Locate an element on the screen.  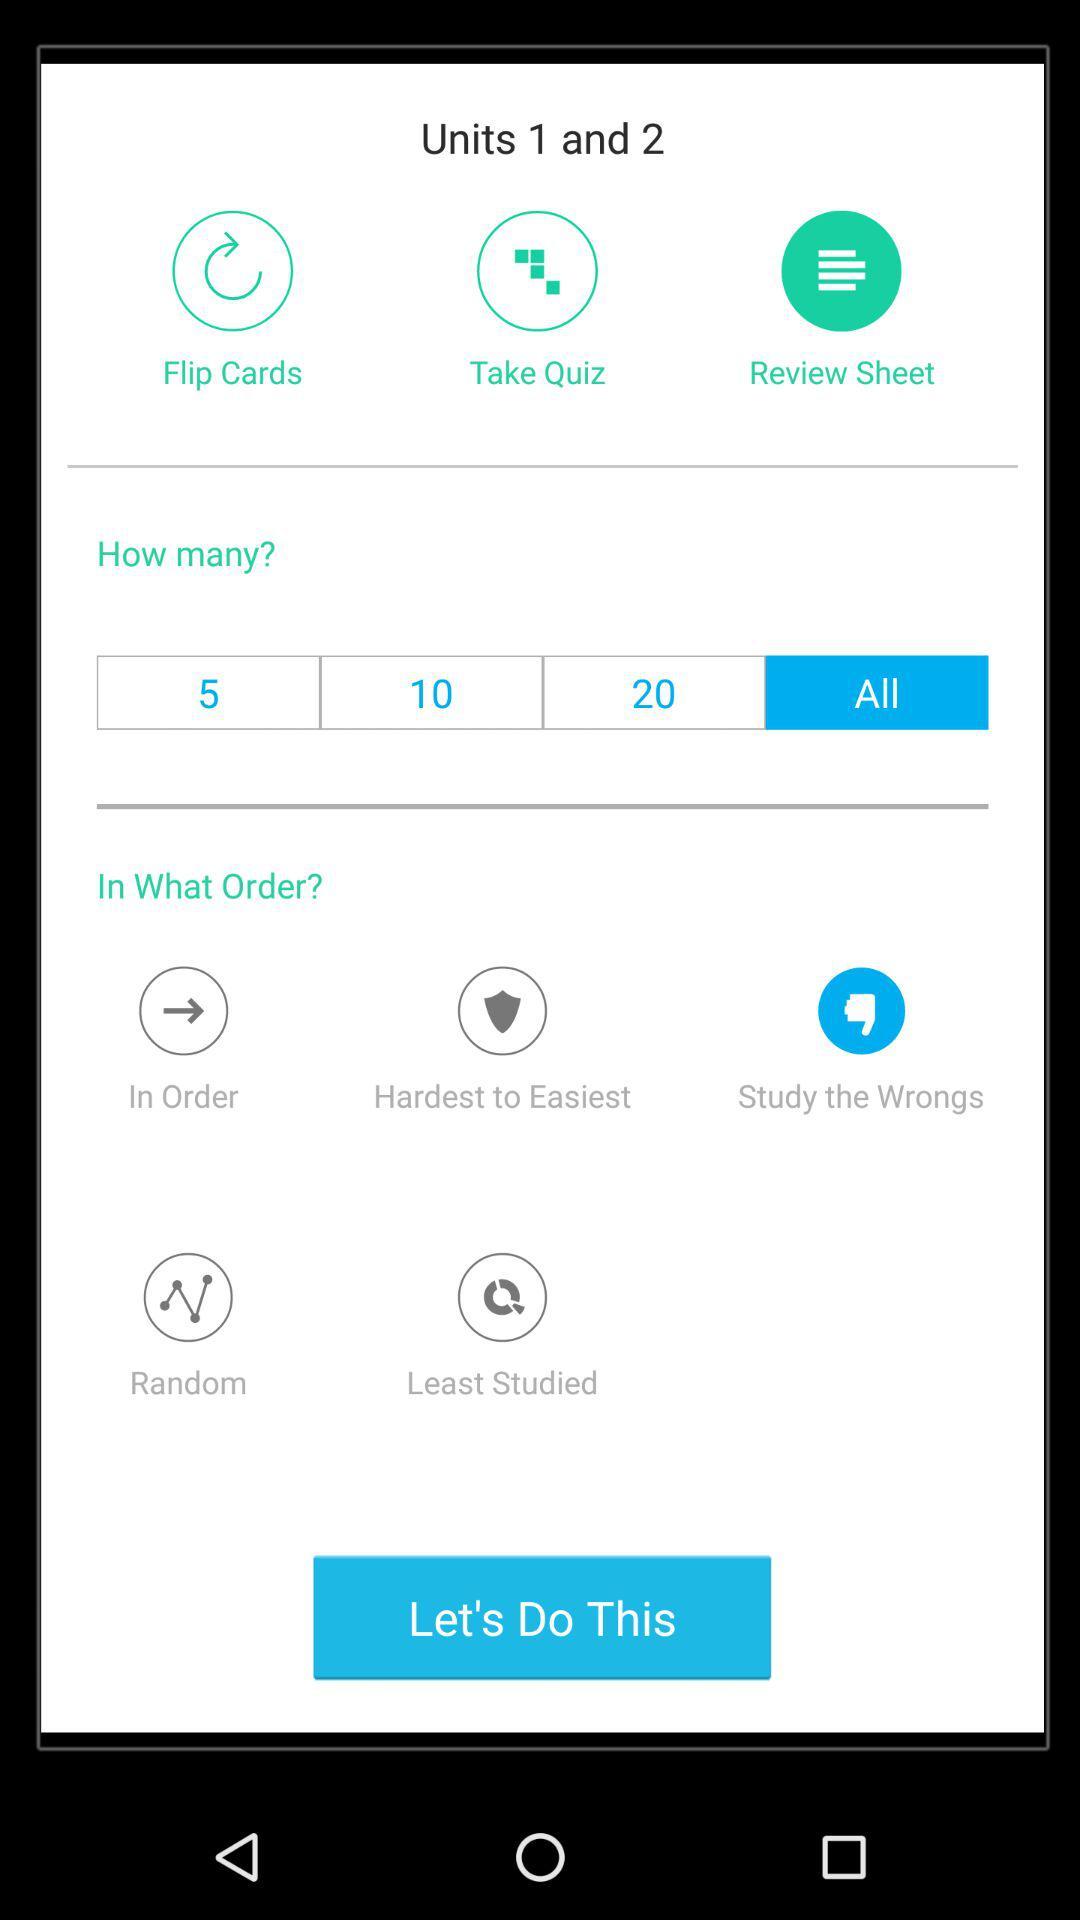
the refresh icon is located at coordinates (231, 289).